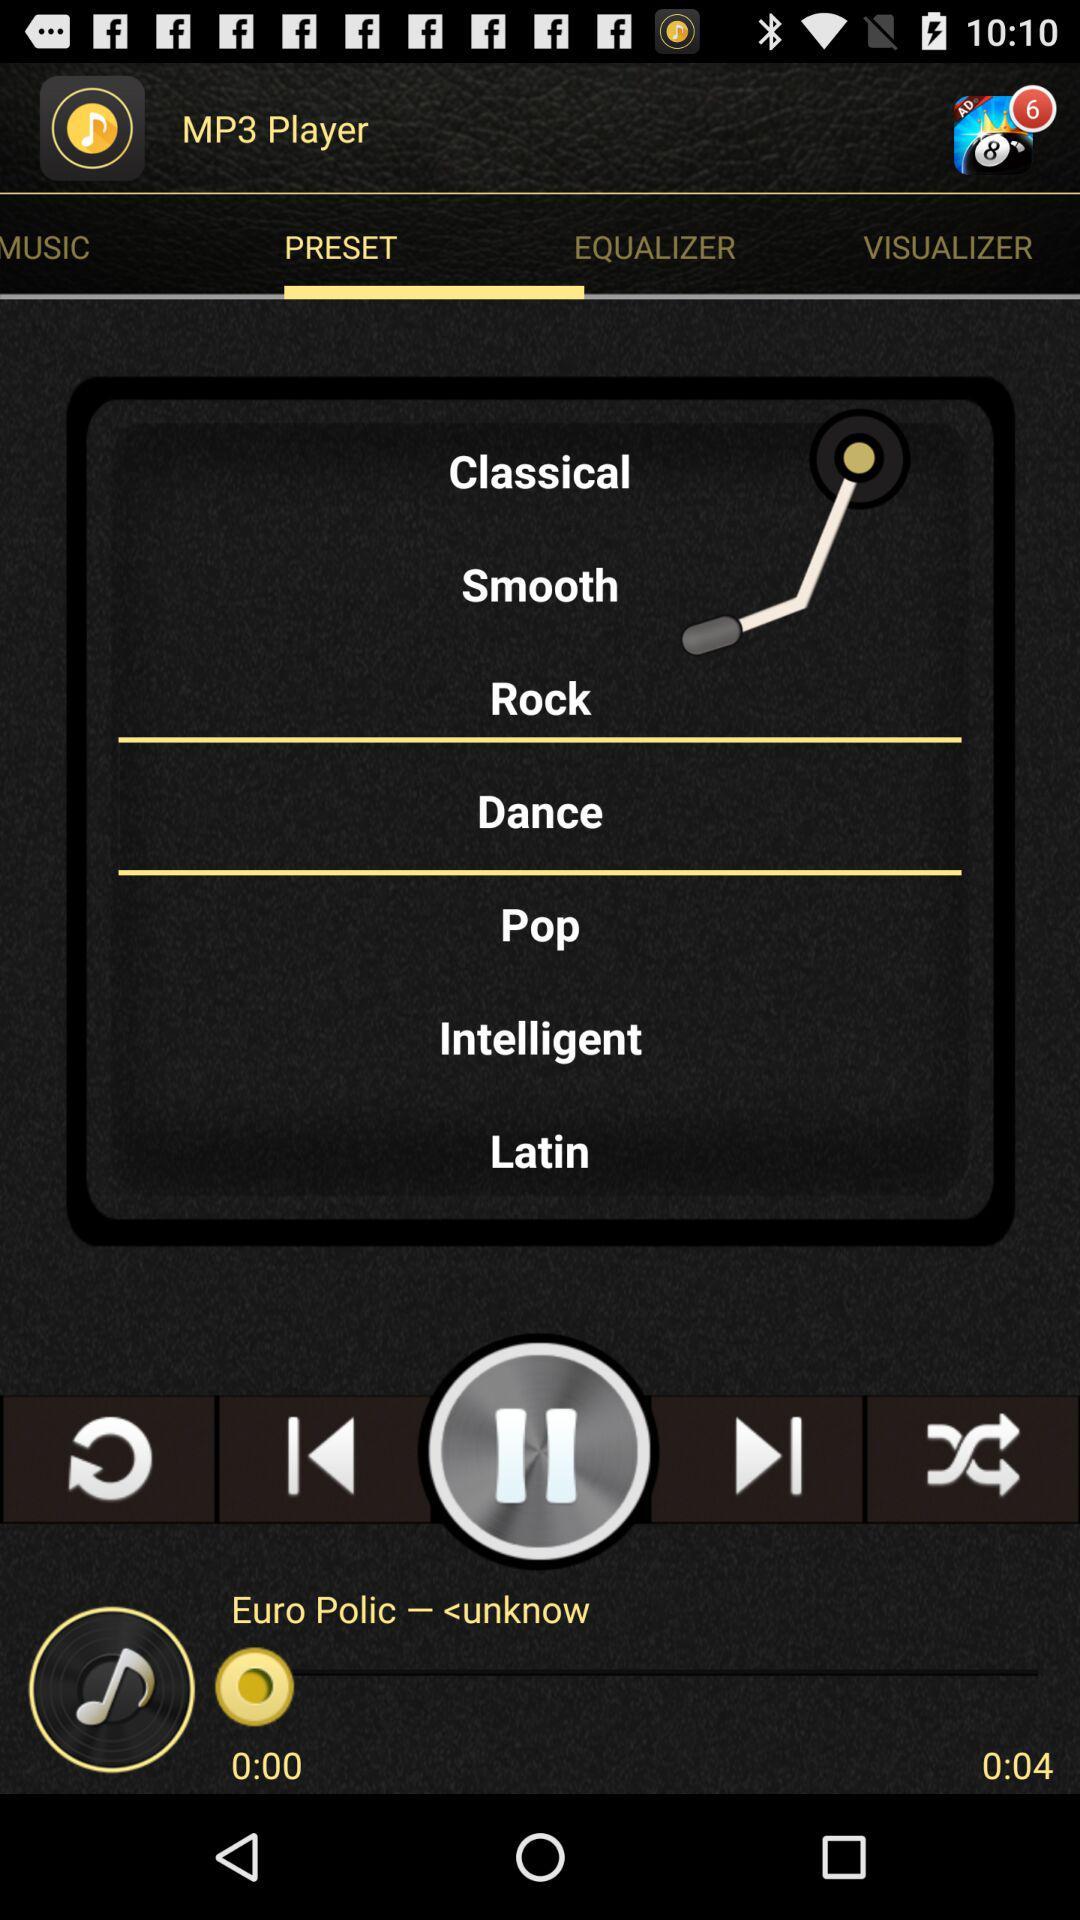  Describe the element at coordinates (538, 1452) in the screenshot. I see `play` at that location.